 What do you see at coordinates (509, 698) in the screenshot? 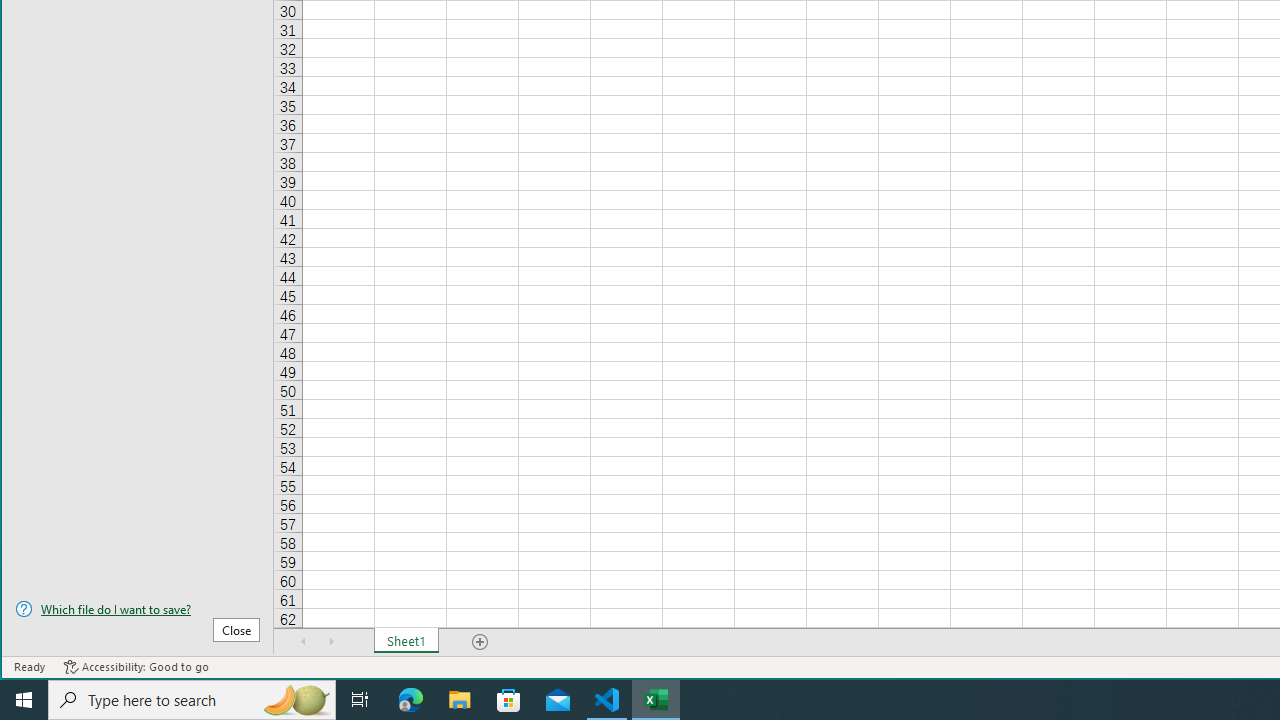
I see `'Microsoft Store'` at bounding box center [509, 698].